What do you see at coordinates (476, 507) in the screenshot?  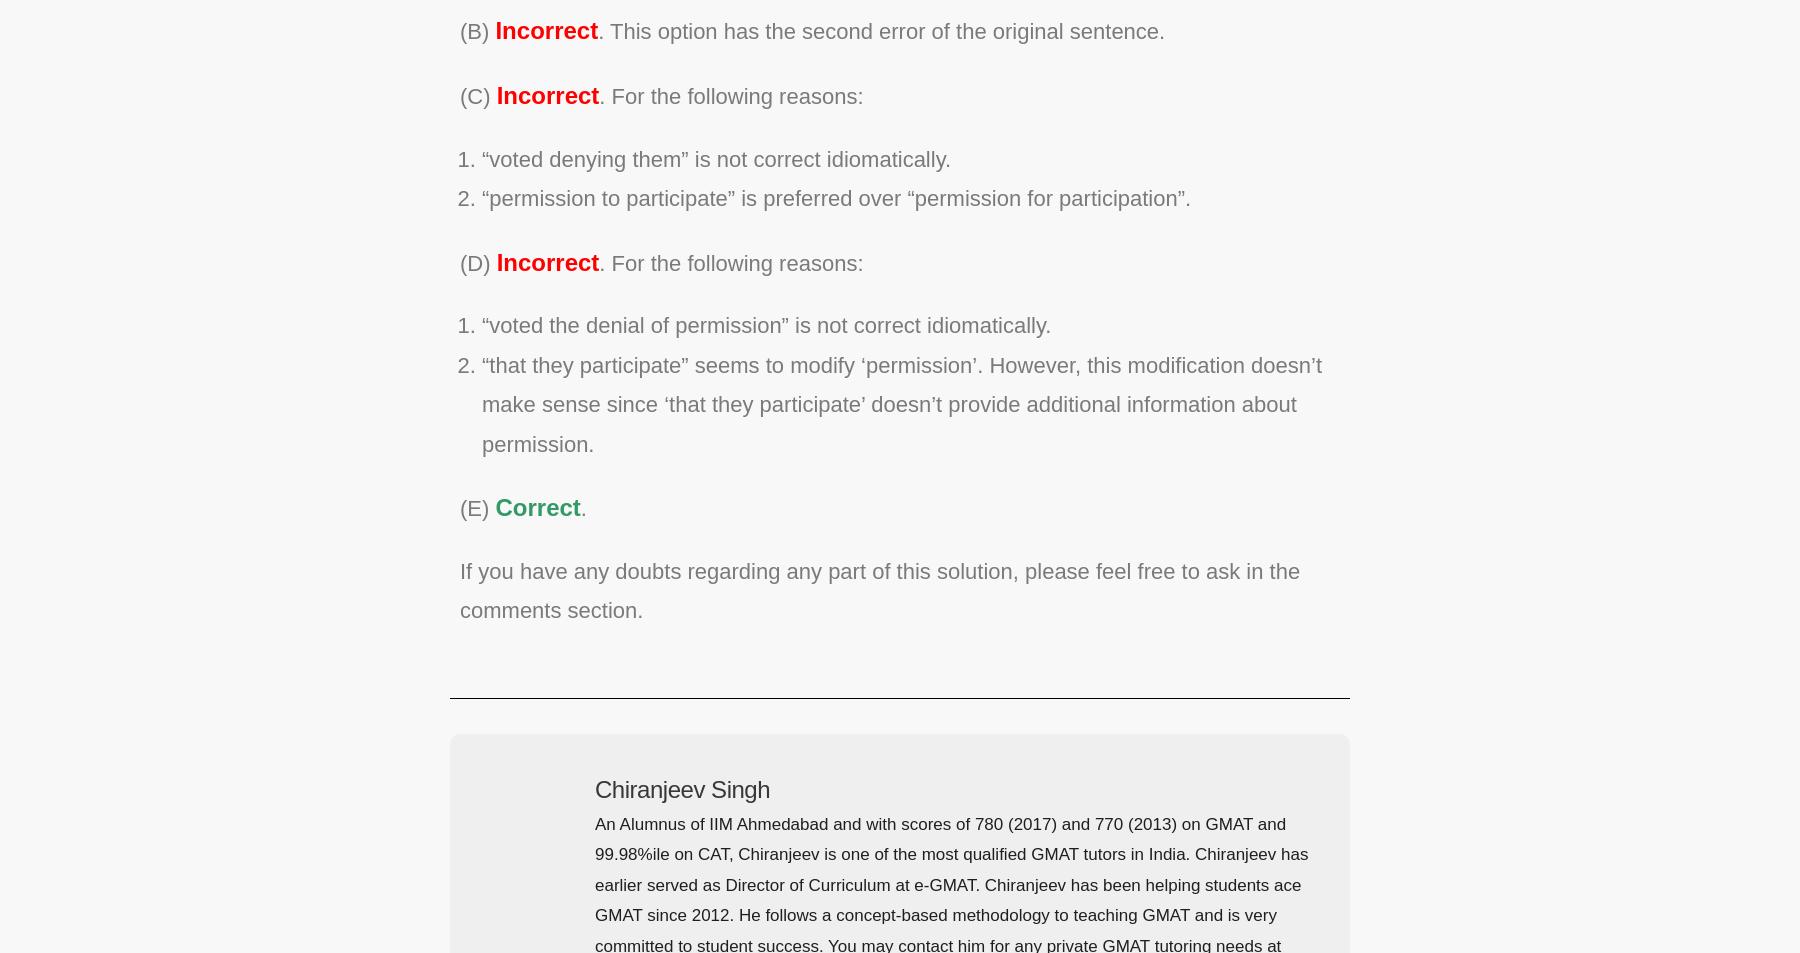 I see `'(E)'` at bounding box center [476, 507].